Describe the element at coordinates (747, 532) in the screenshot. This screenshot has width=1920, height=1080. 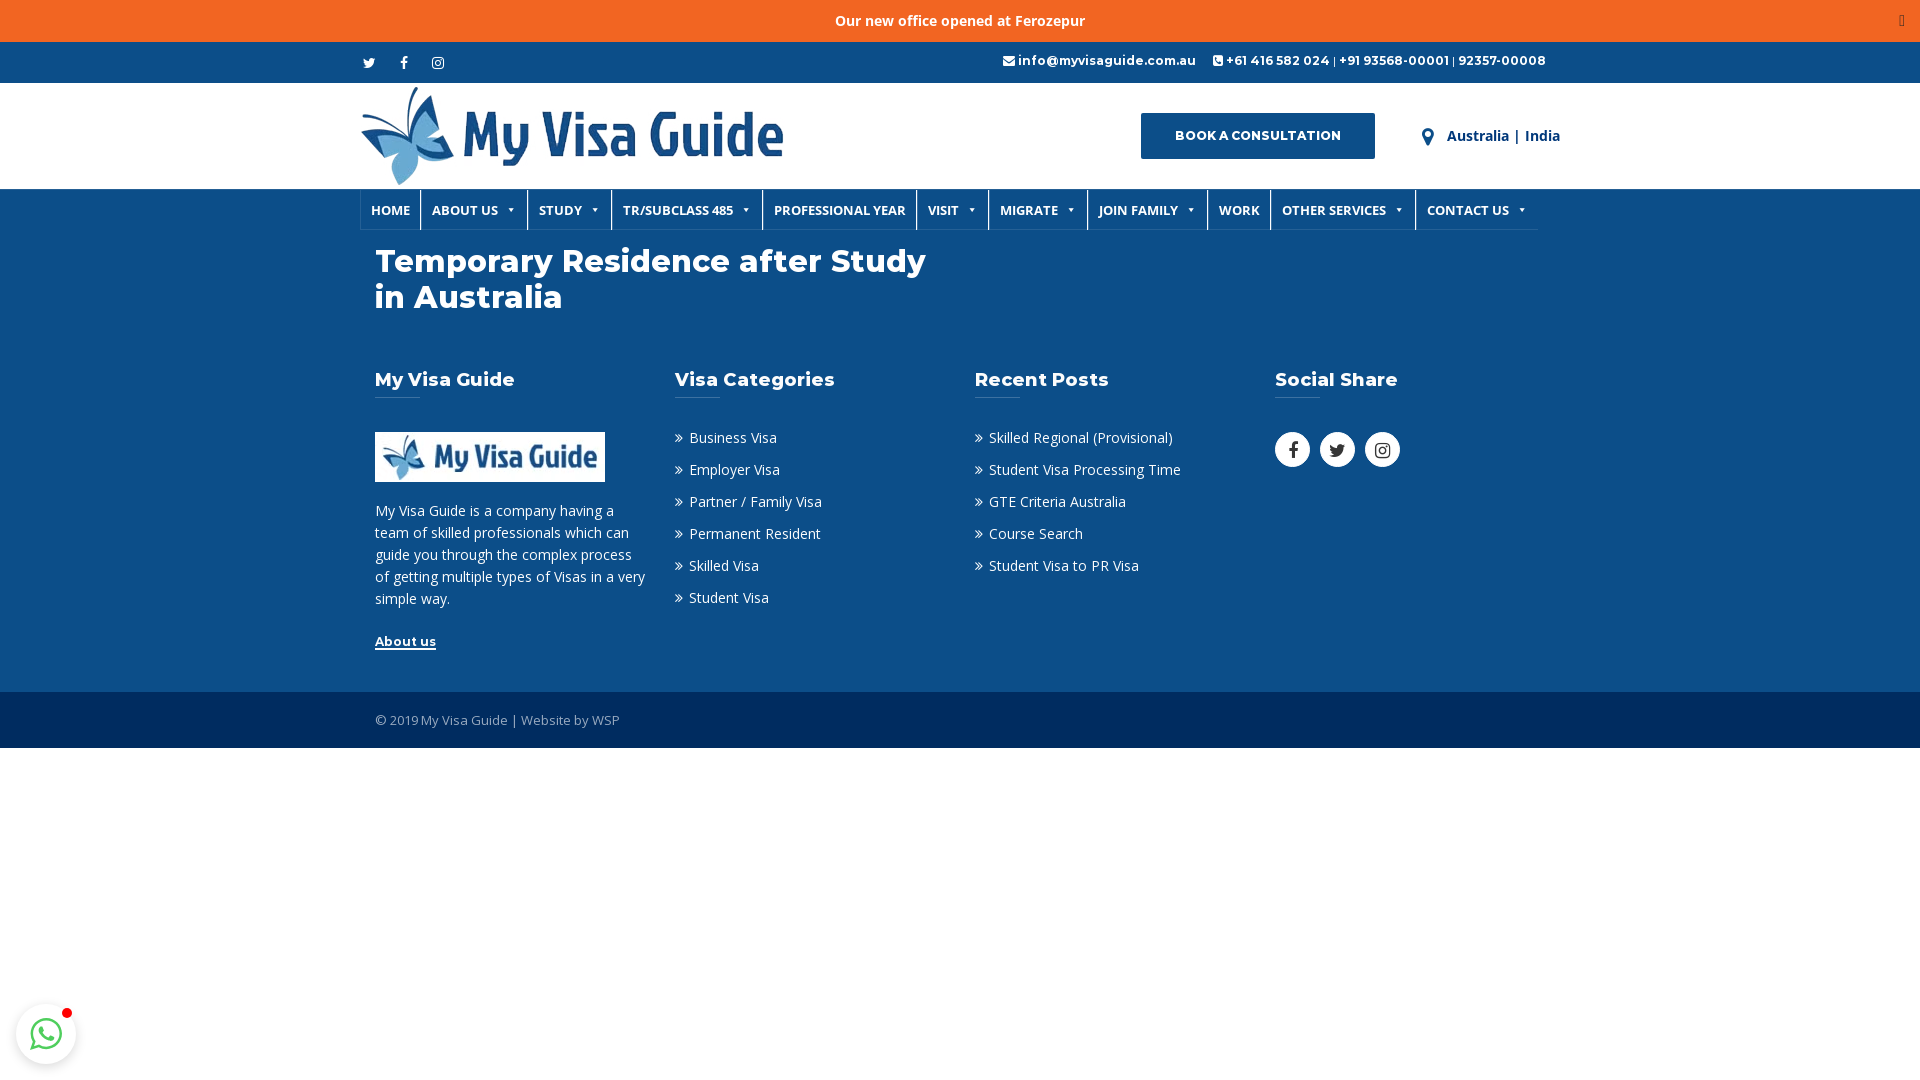
I see `'Permanent Resident'` at that location.